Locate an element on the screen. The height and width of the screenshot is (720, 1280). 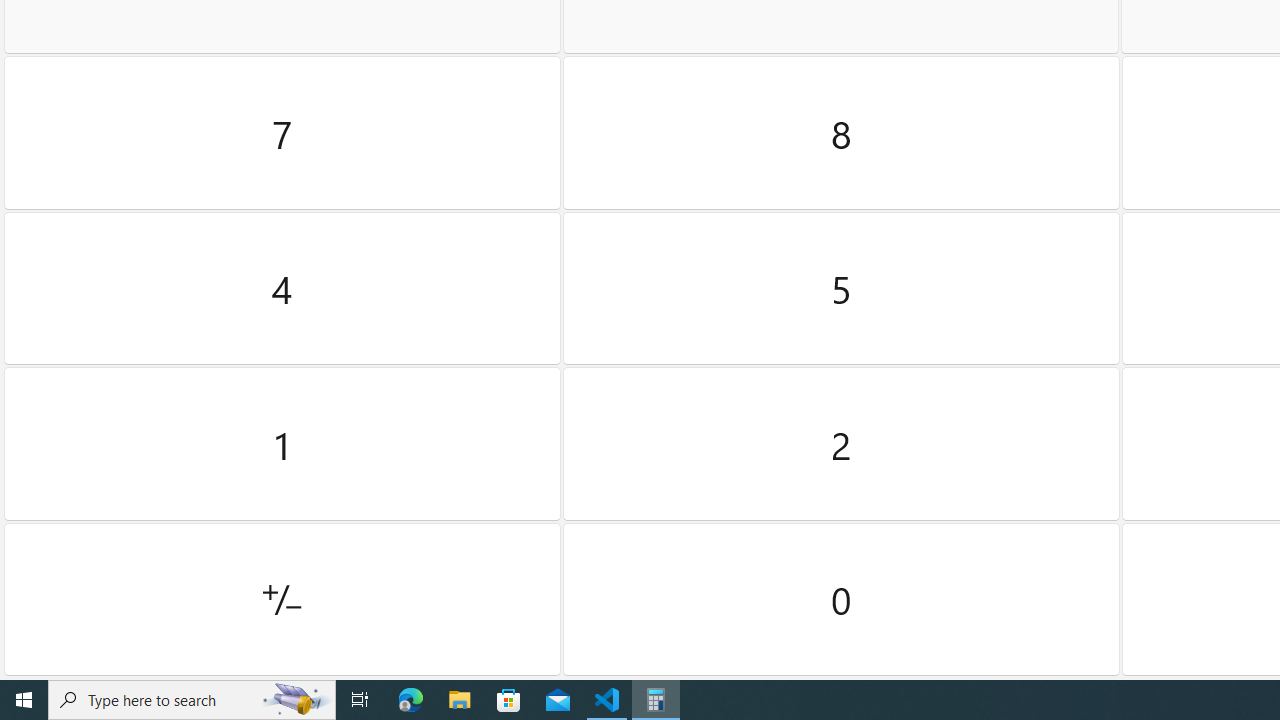
'Five' is located at coordinates (841, 288).